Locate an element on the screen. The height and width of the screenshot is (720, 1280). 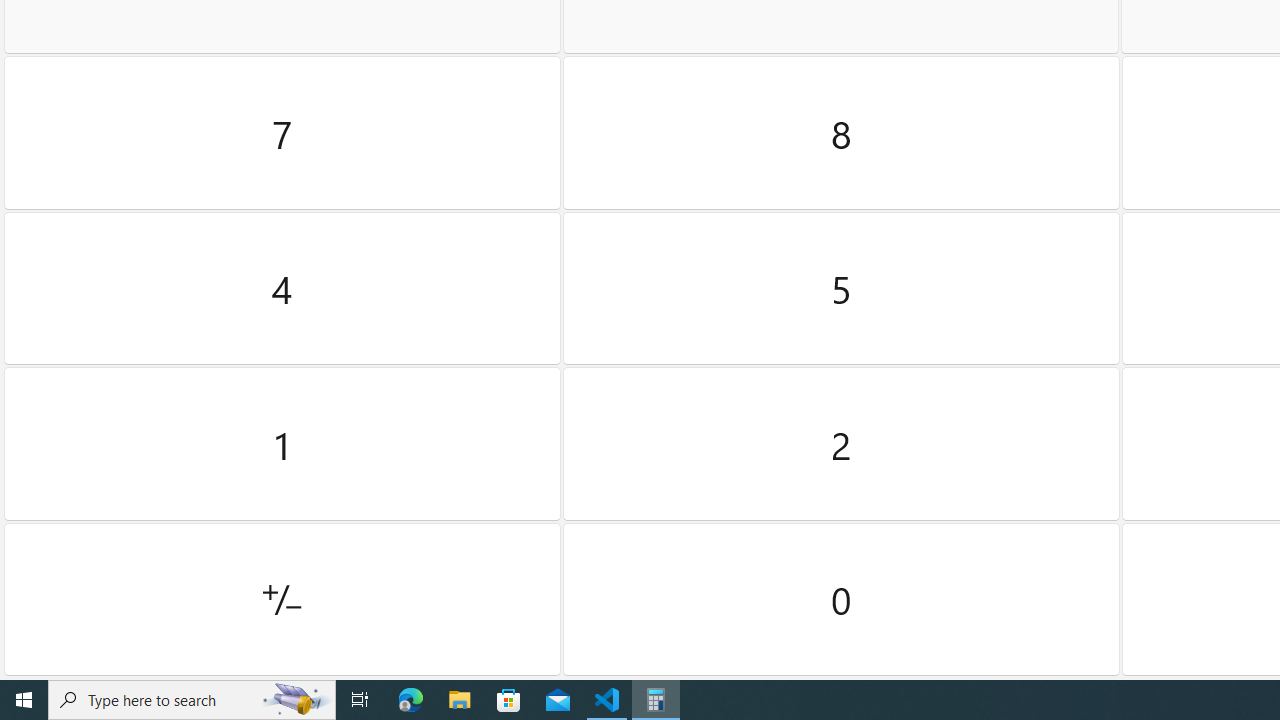
'Five' is located at coordinates (841, 288).